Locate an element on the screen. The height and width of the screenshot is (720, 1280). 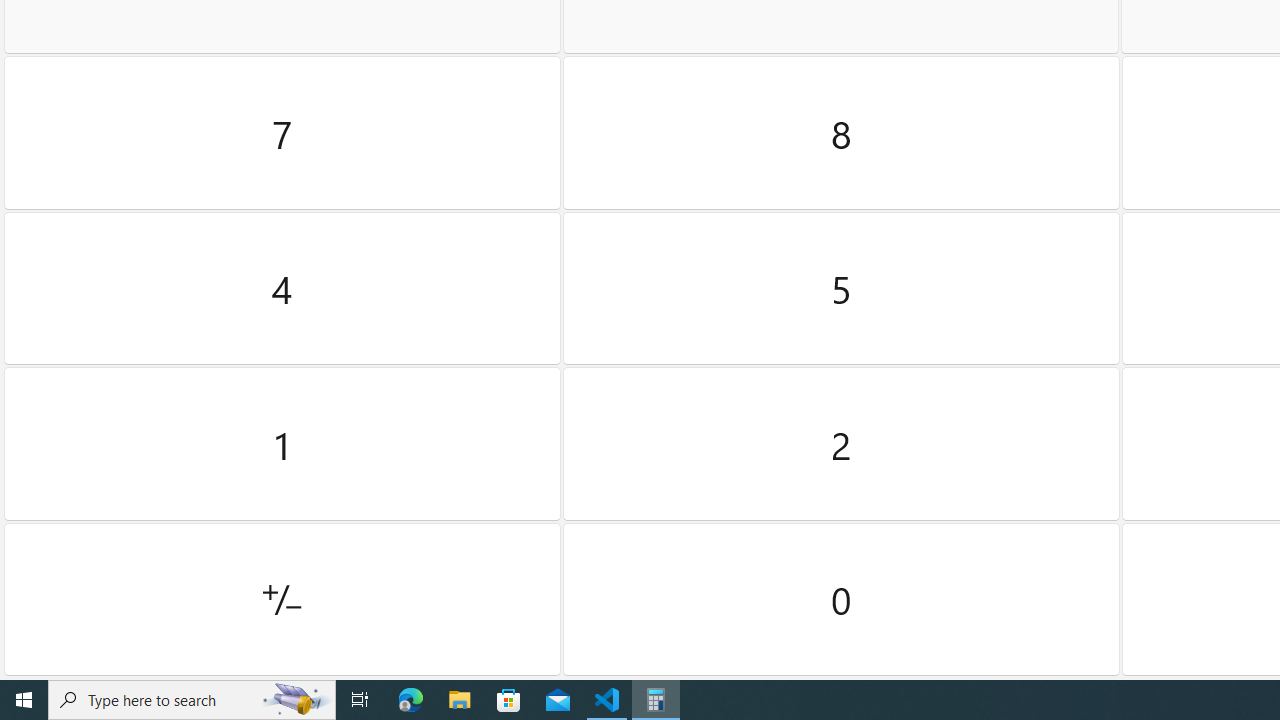
'Five' is located at coordinates (841, 288).